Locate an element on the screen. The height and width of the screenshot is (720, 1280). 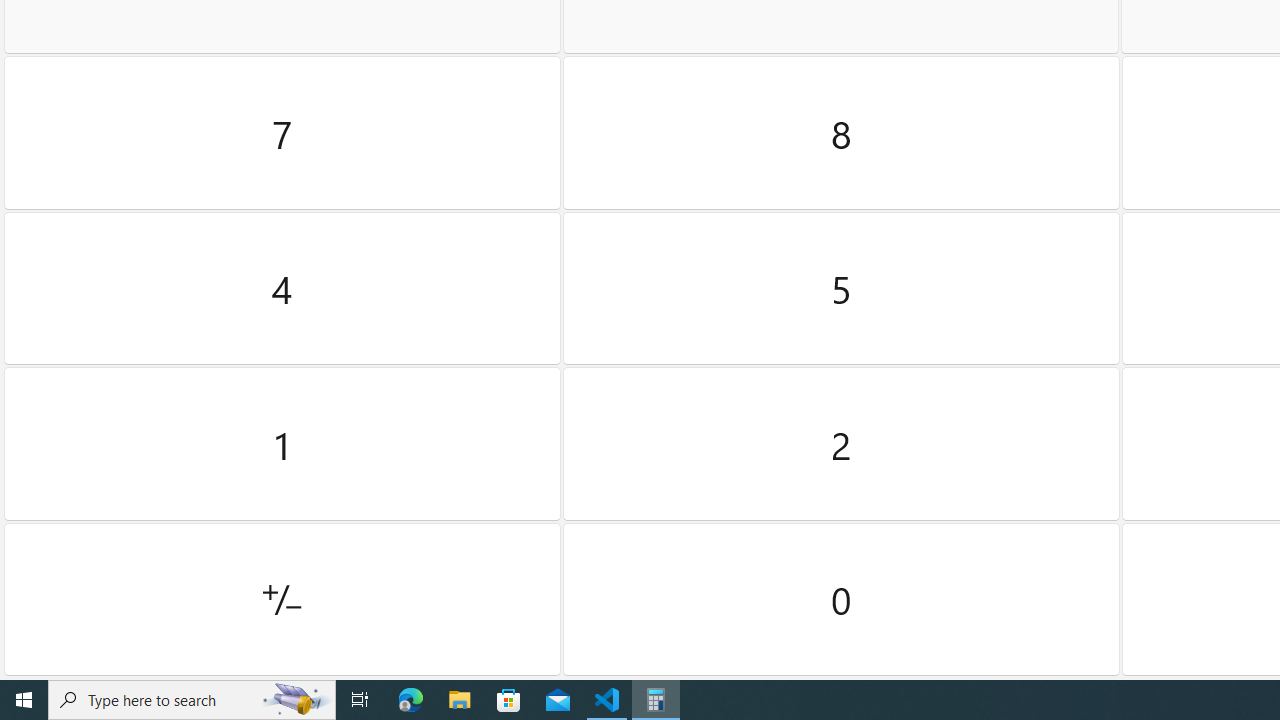
'Five' is located at coordinates (841, 288).